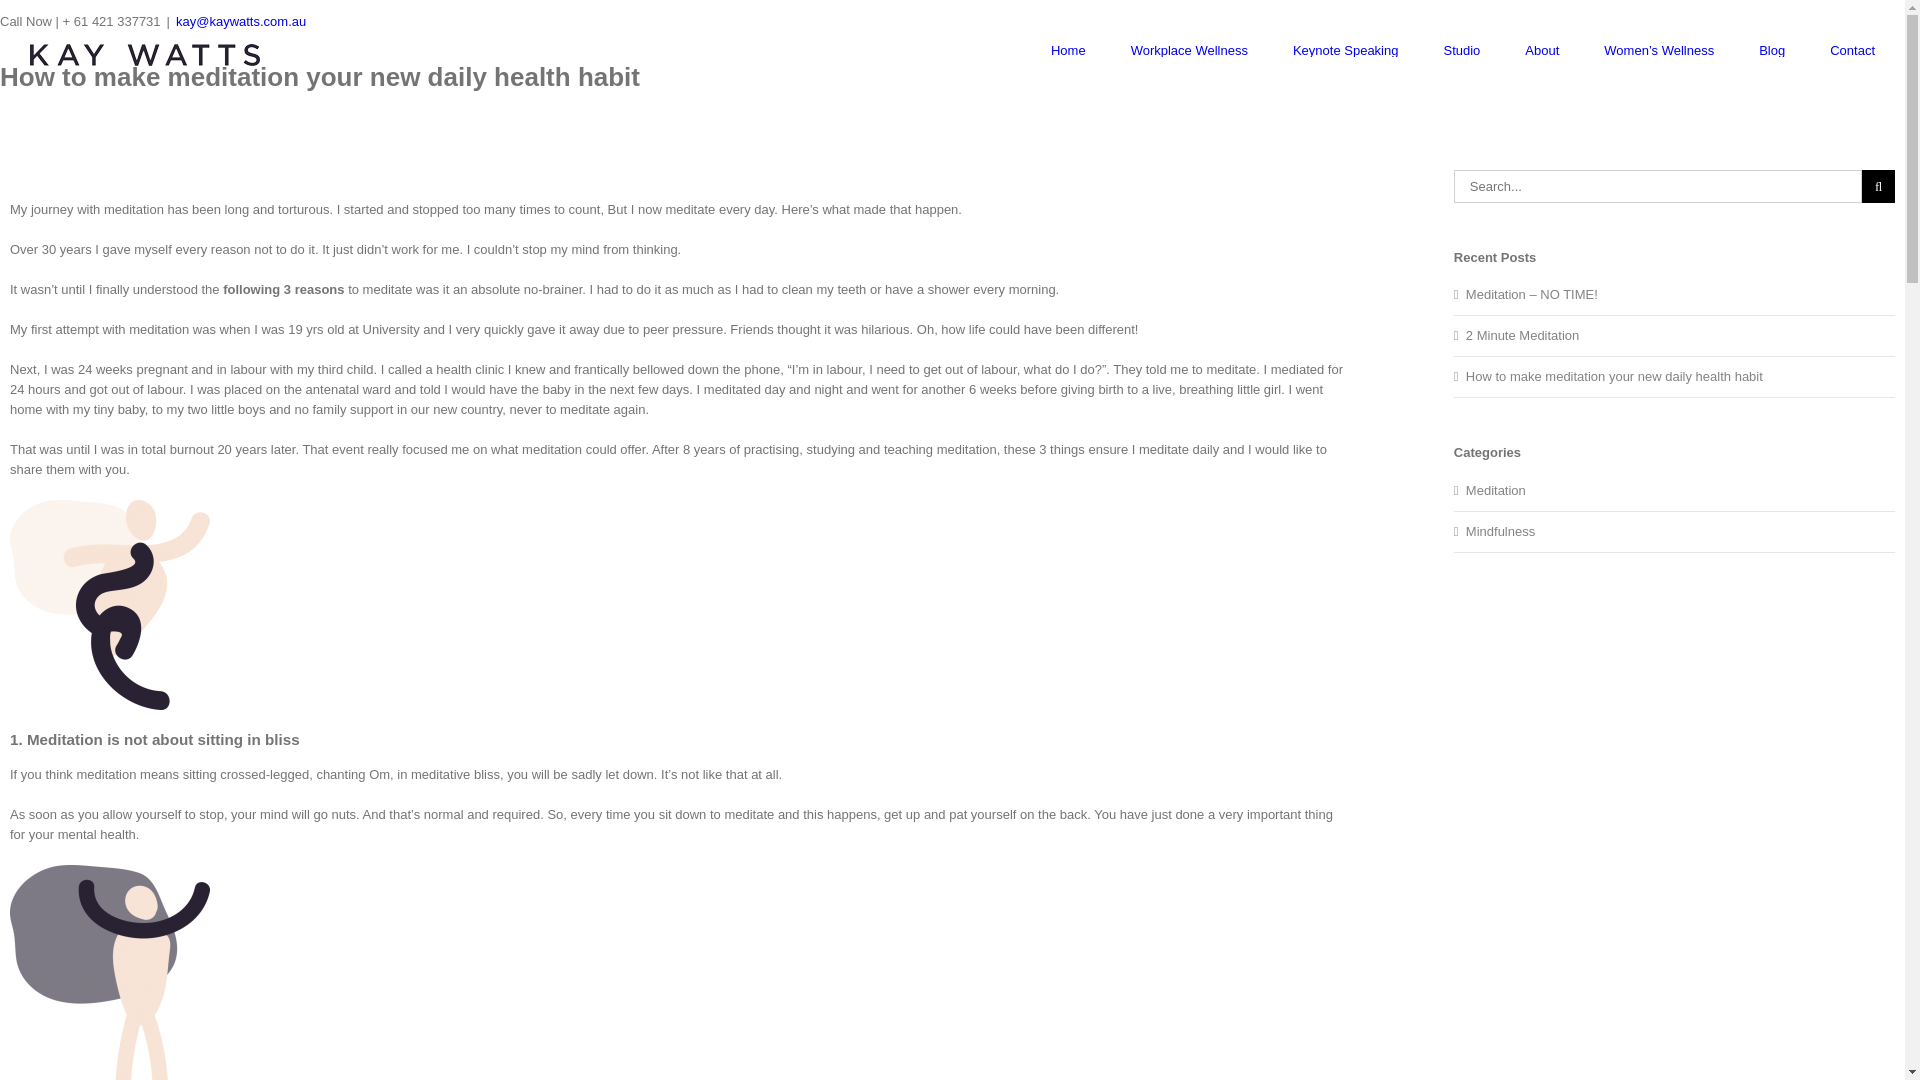 The image size is (1920, 1080). What do you see at coordinates (176, 21) in the screenshot?
I see `'kay@kaywatts.com.au'` at bounding box center [176, 21].